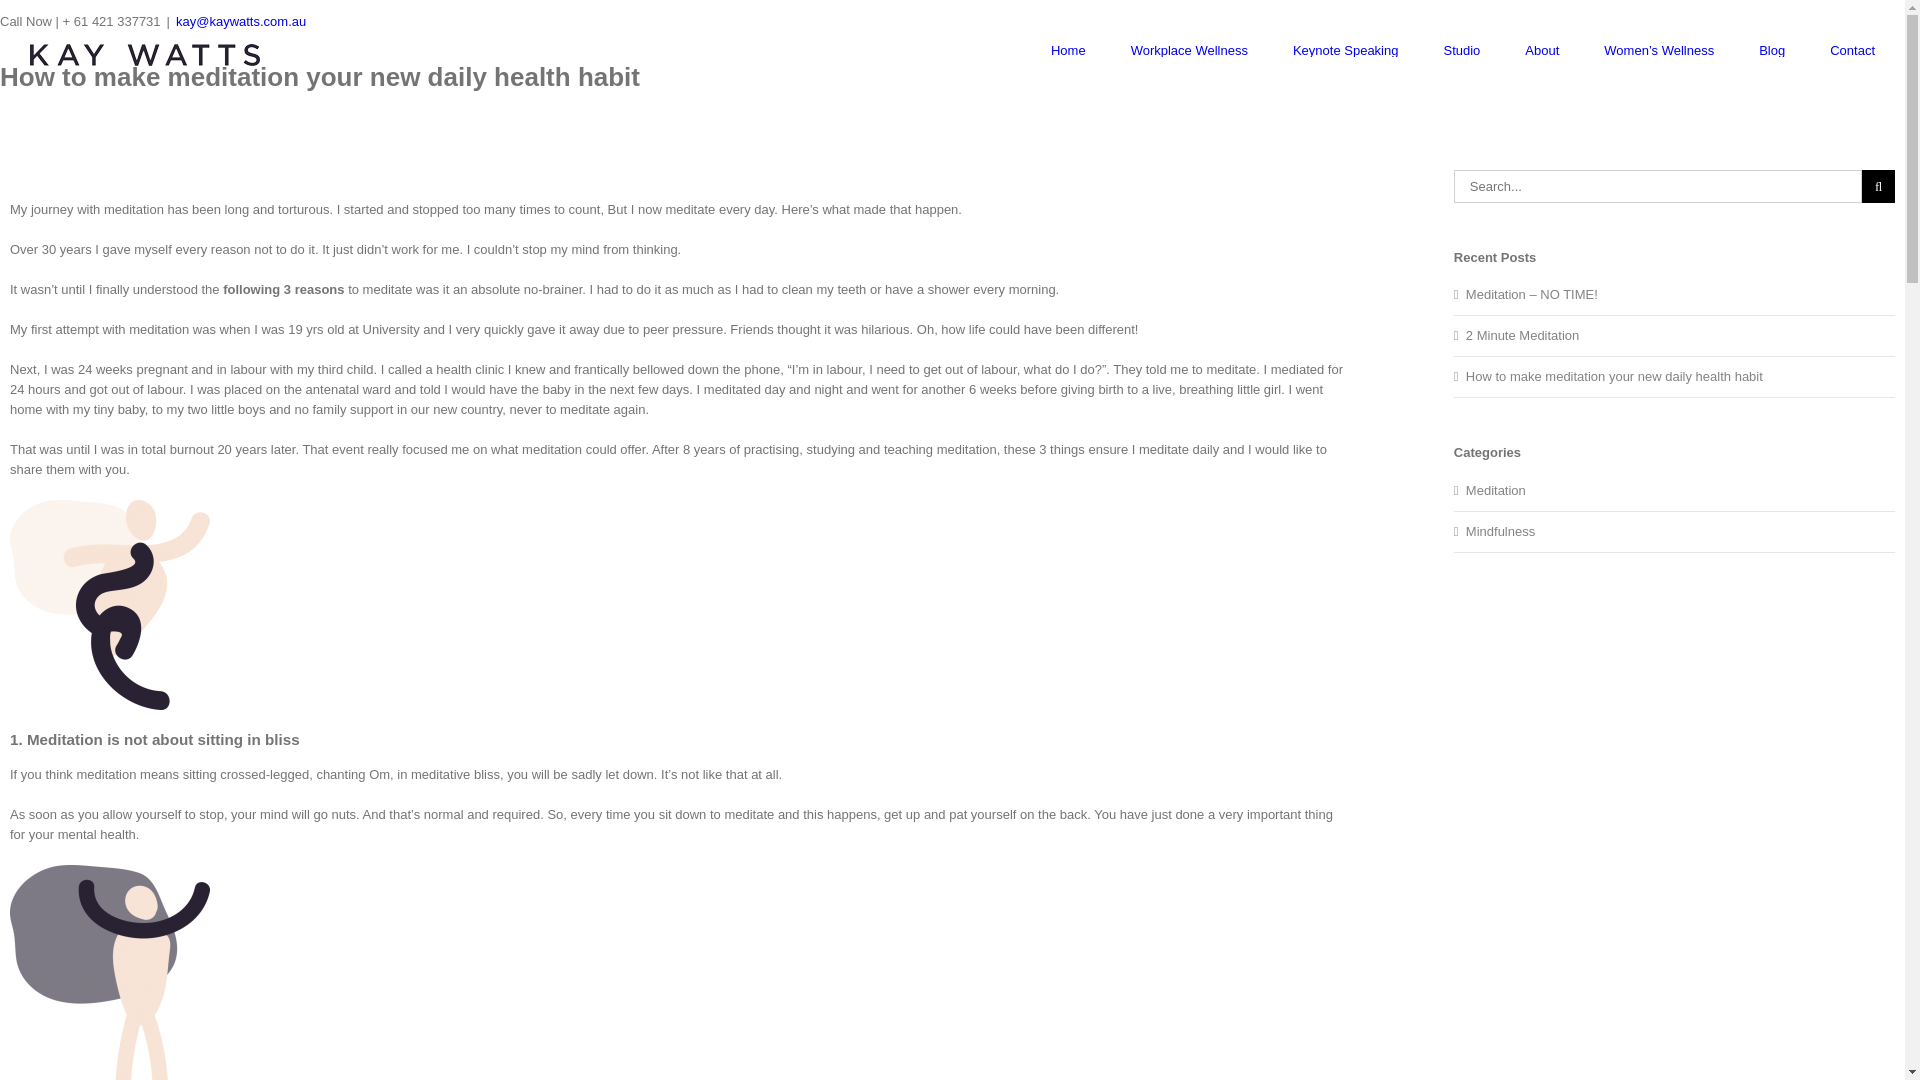 The image size is (1920, 1080). What do you see at coordinates (176, 21) in the screenshot?
I see `'kay@kaywatts.com.au'` at bounding box center [176, 21].